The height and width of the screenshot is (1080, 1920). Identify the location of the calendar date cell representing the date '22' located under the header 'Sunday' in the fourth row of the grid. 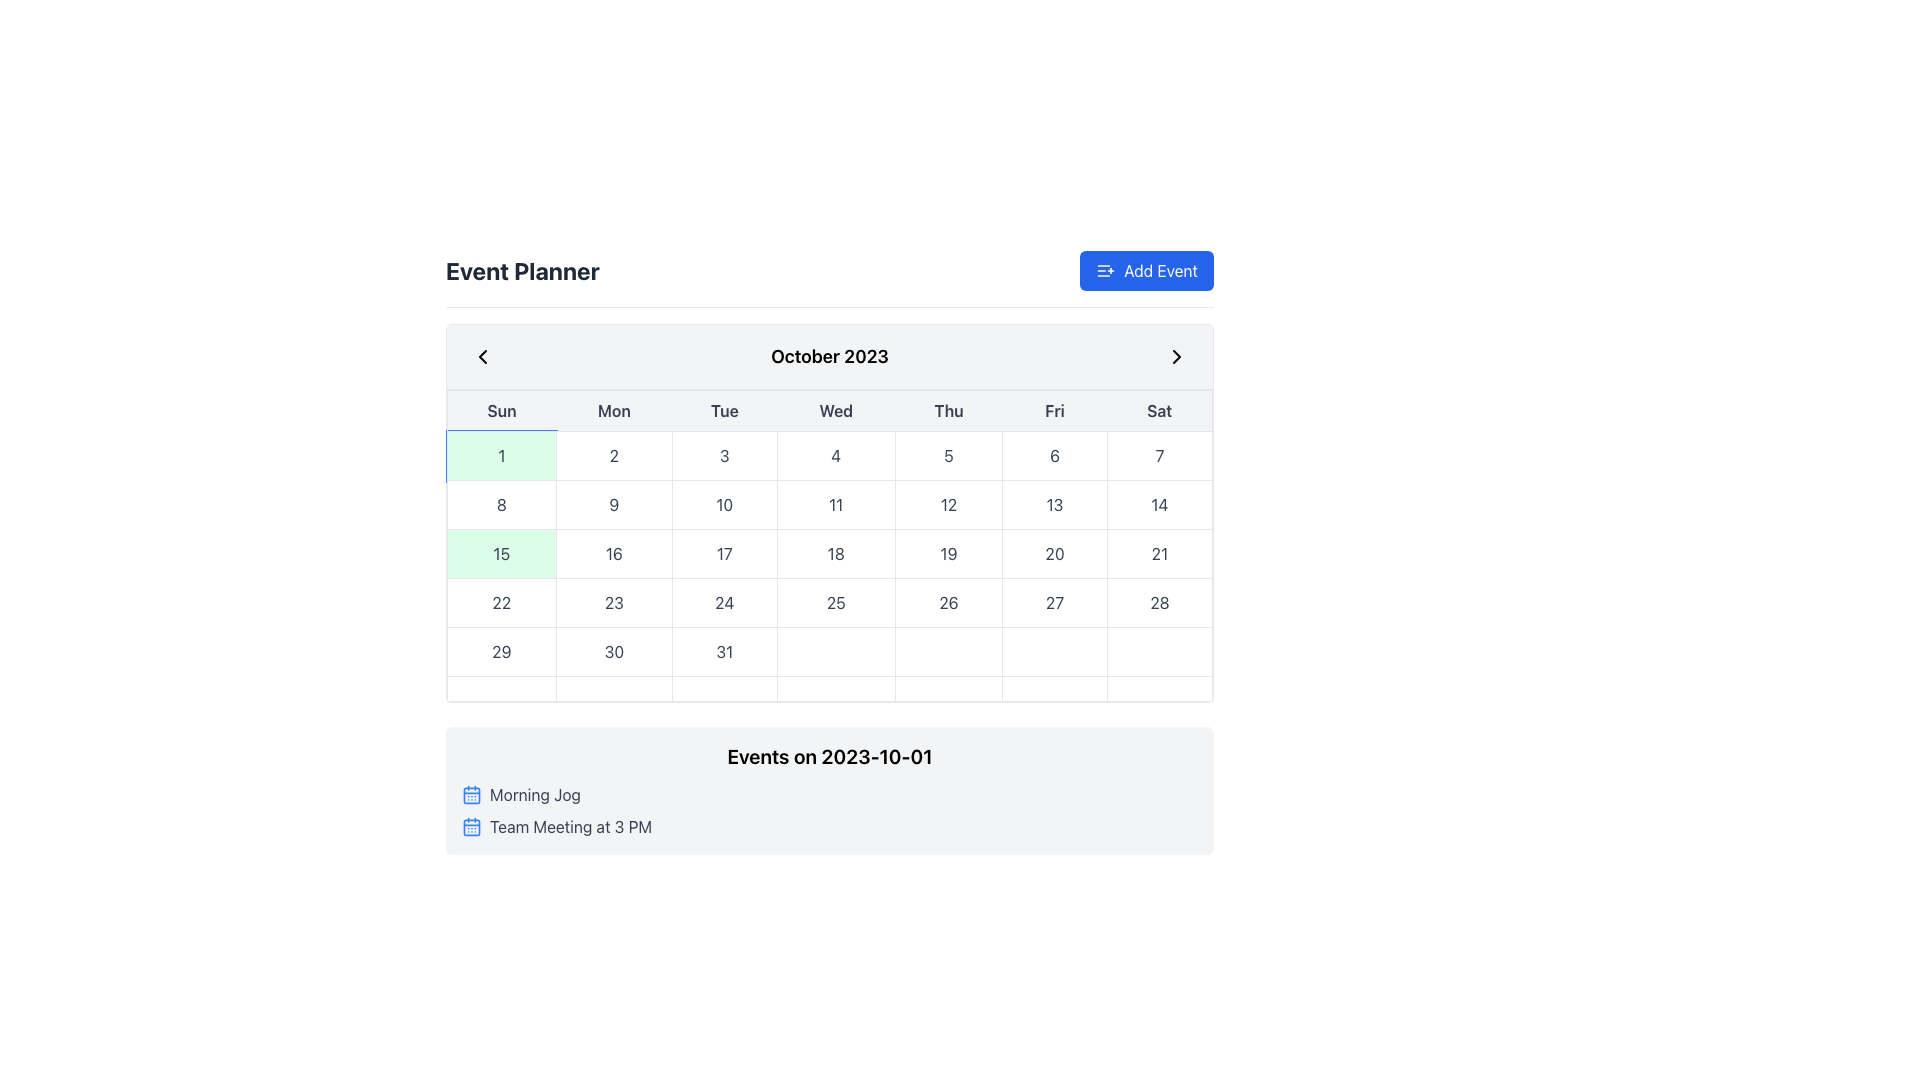
(501, 601).